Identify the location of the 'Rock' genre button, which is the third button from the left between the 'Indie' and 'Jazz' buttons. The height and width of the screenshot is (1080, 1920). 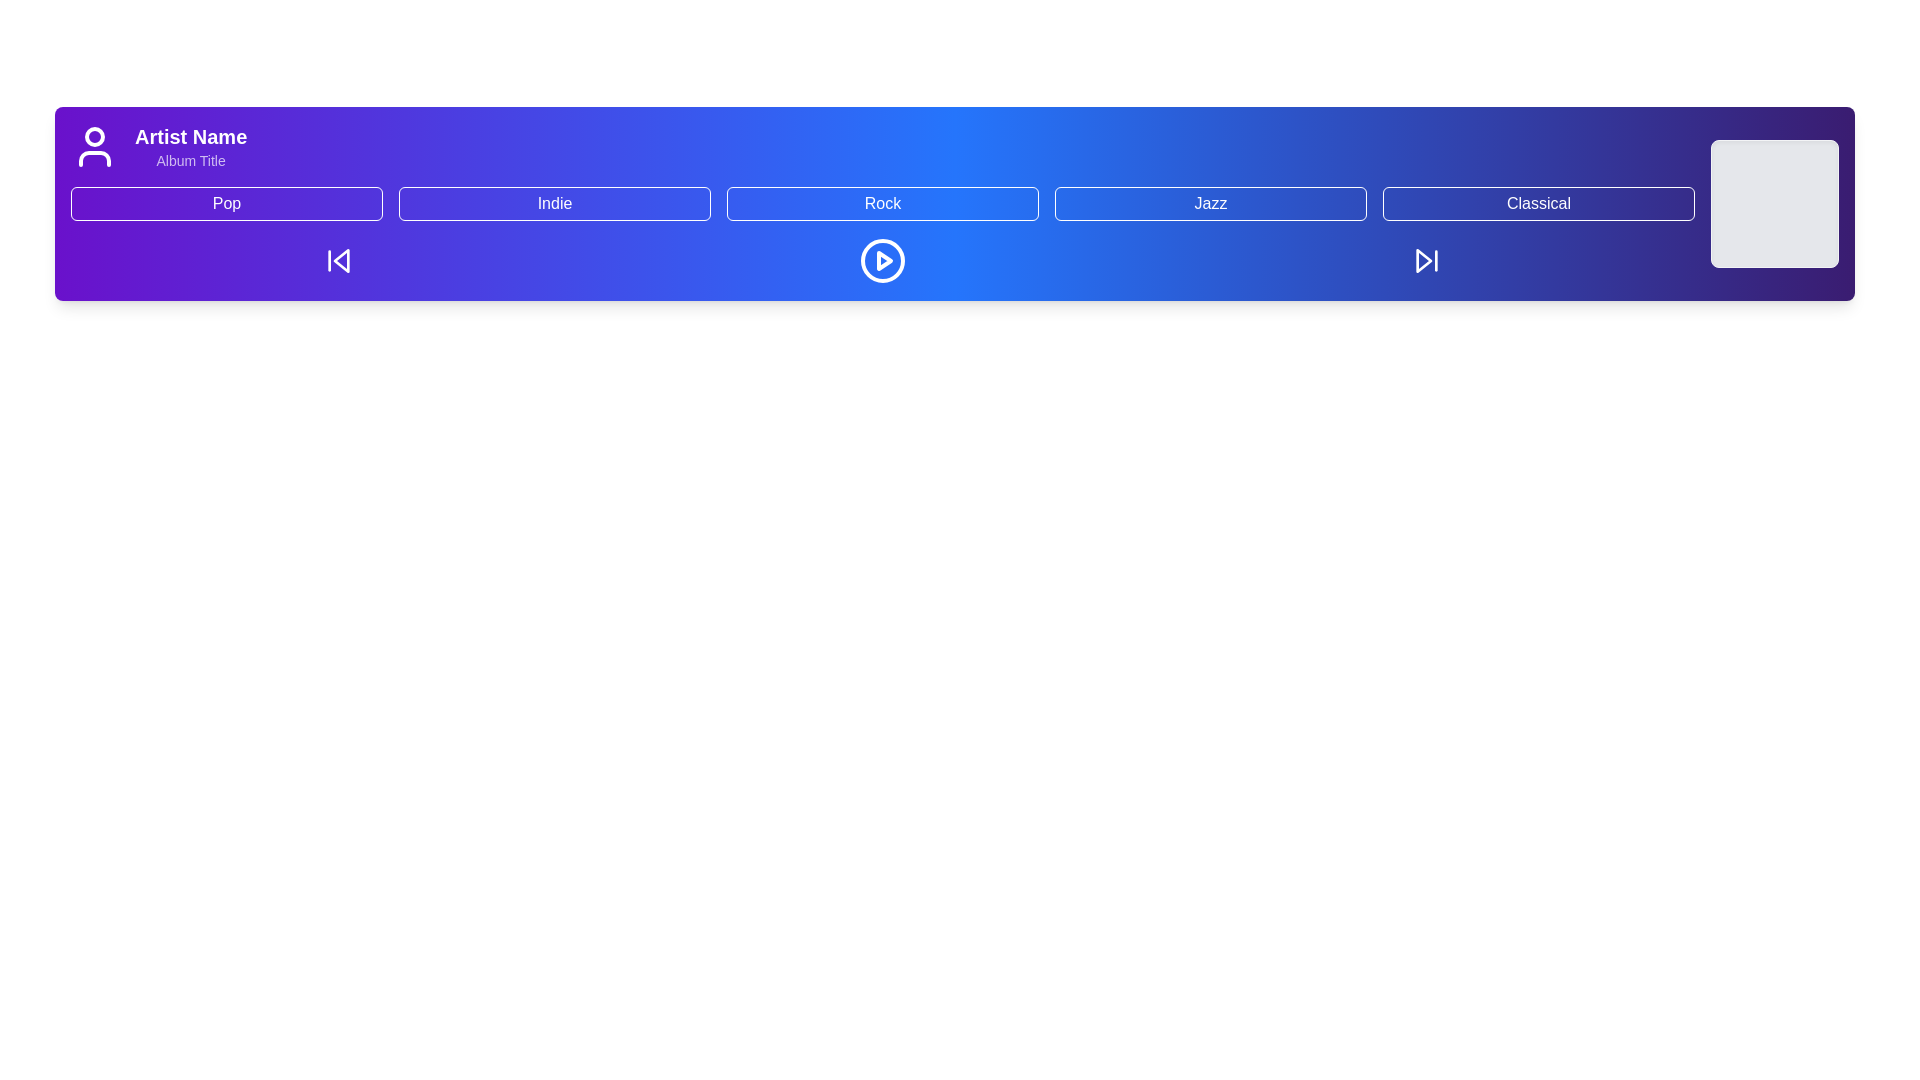
(882, 204).